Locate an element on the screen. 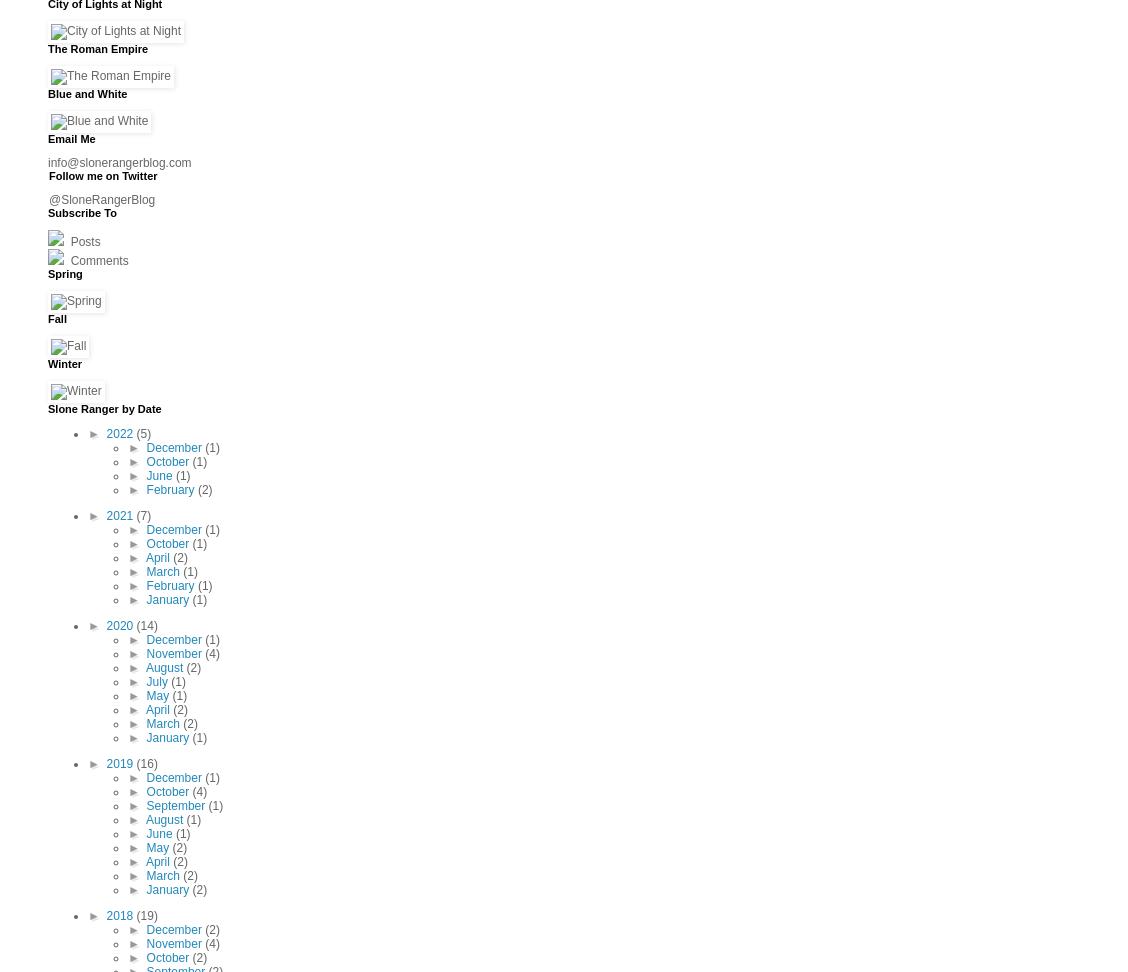 The image size is (1128, 972). '(7)' is located at coordinates (142, 514).